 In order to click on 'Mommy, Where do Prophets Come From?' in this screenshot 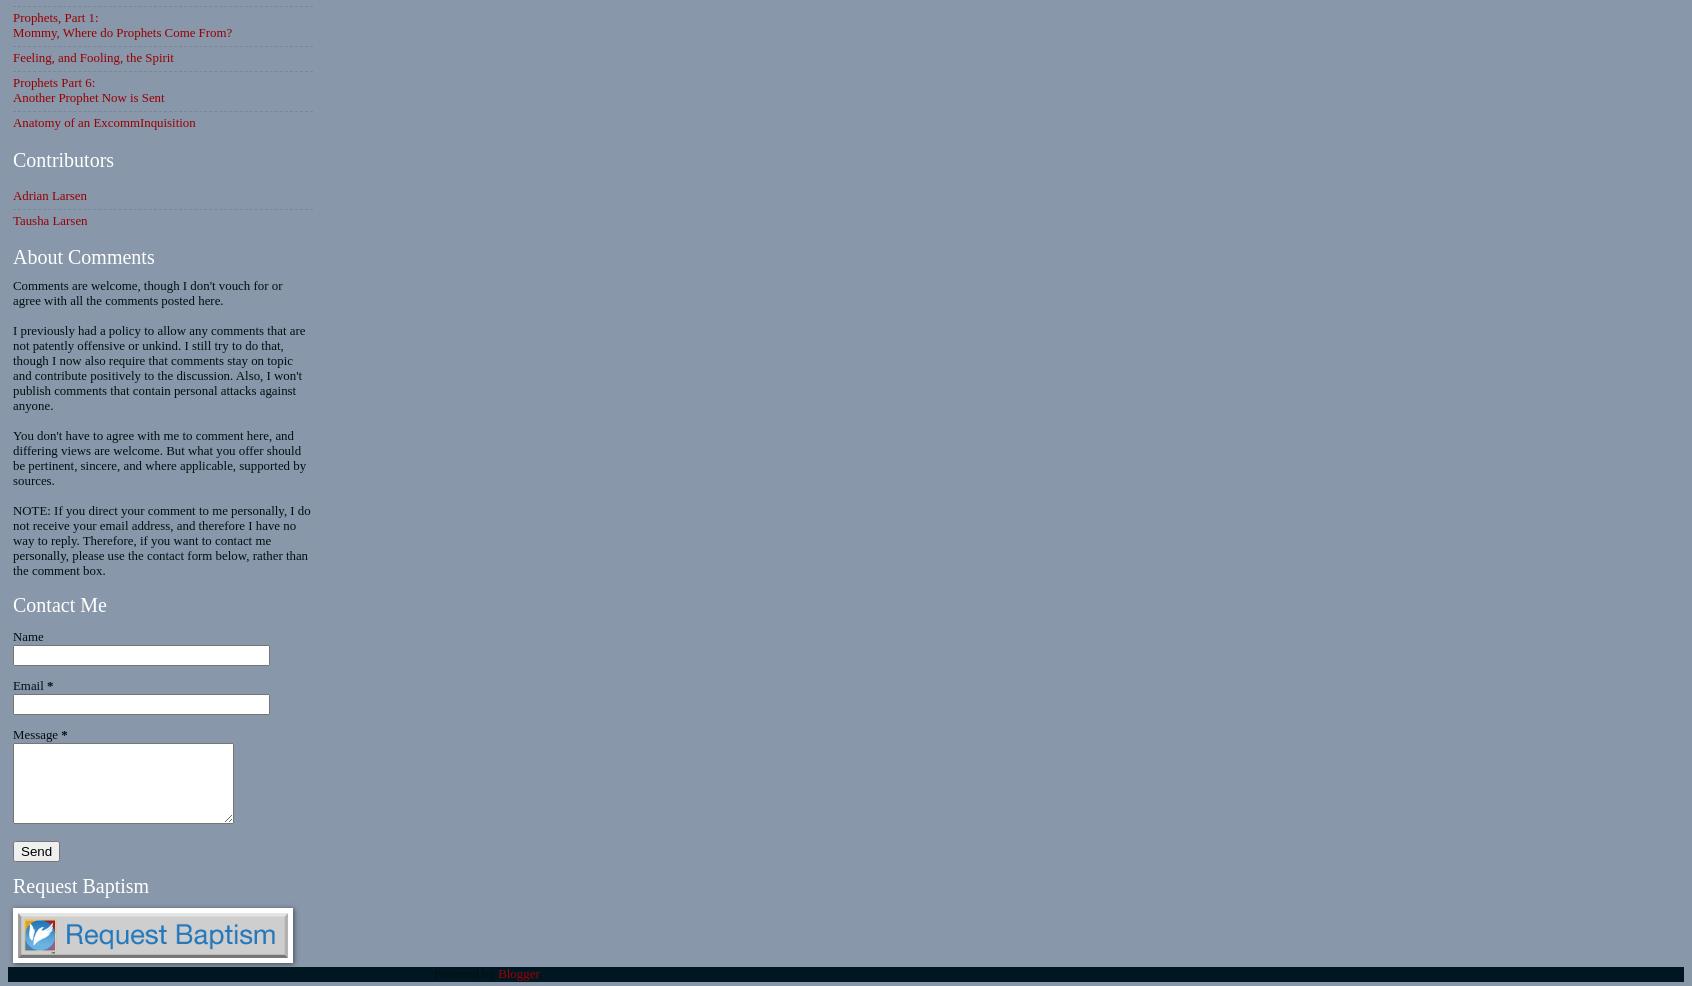, I will do `click(122, 32)`.